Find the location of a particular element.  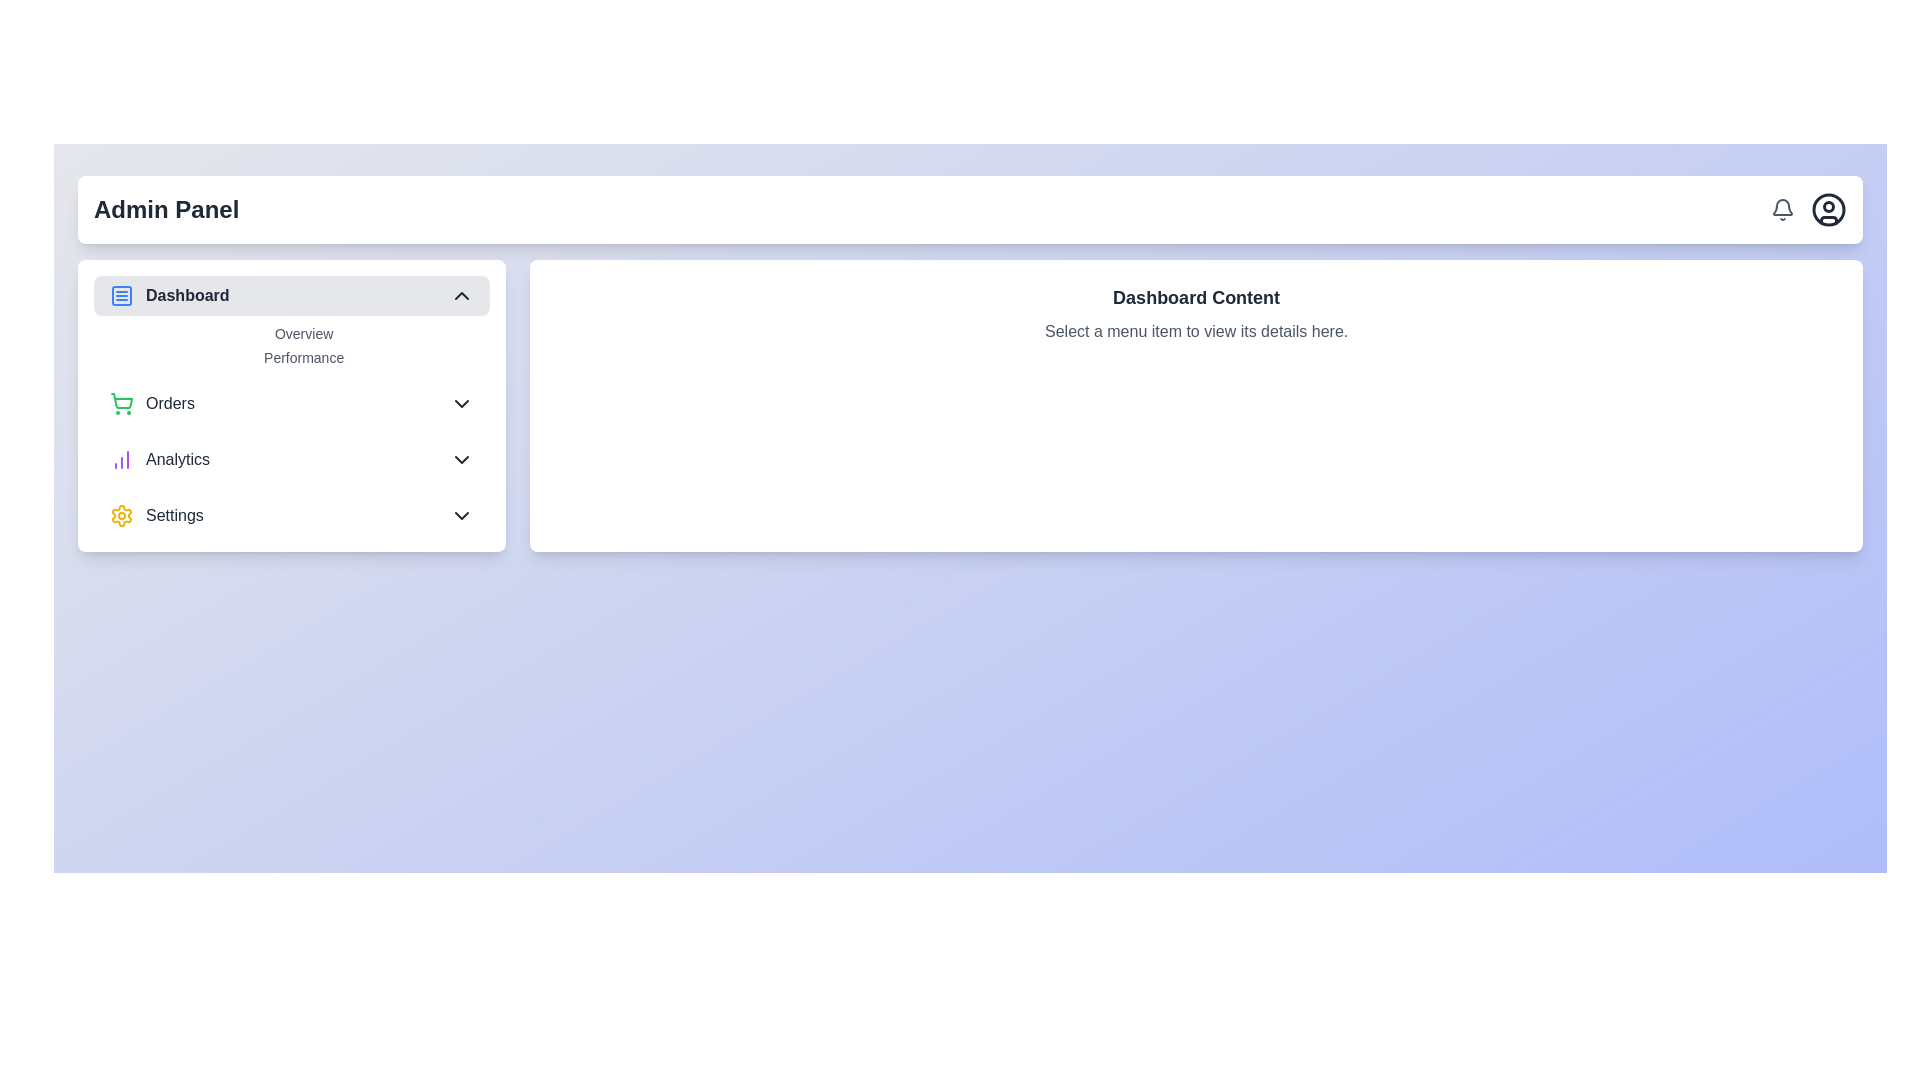

the fourth item in the vertical navigation menu under the 'Admin Panel' is located at coordinates (291, 515).